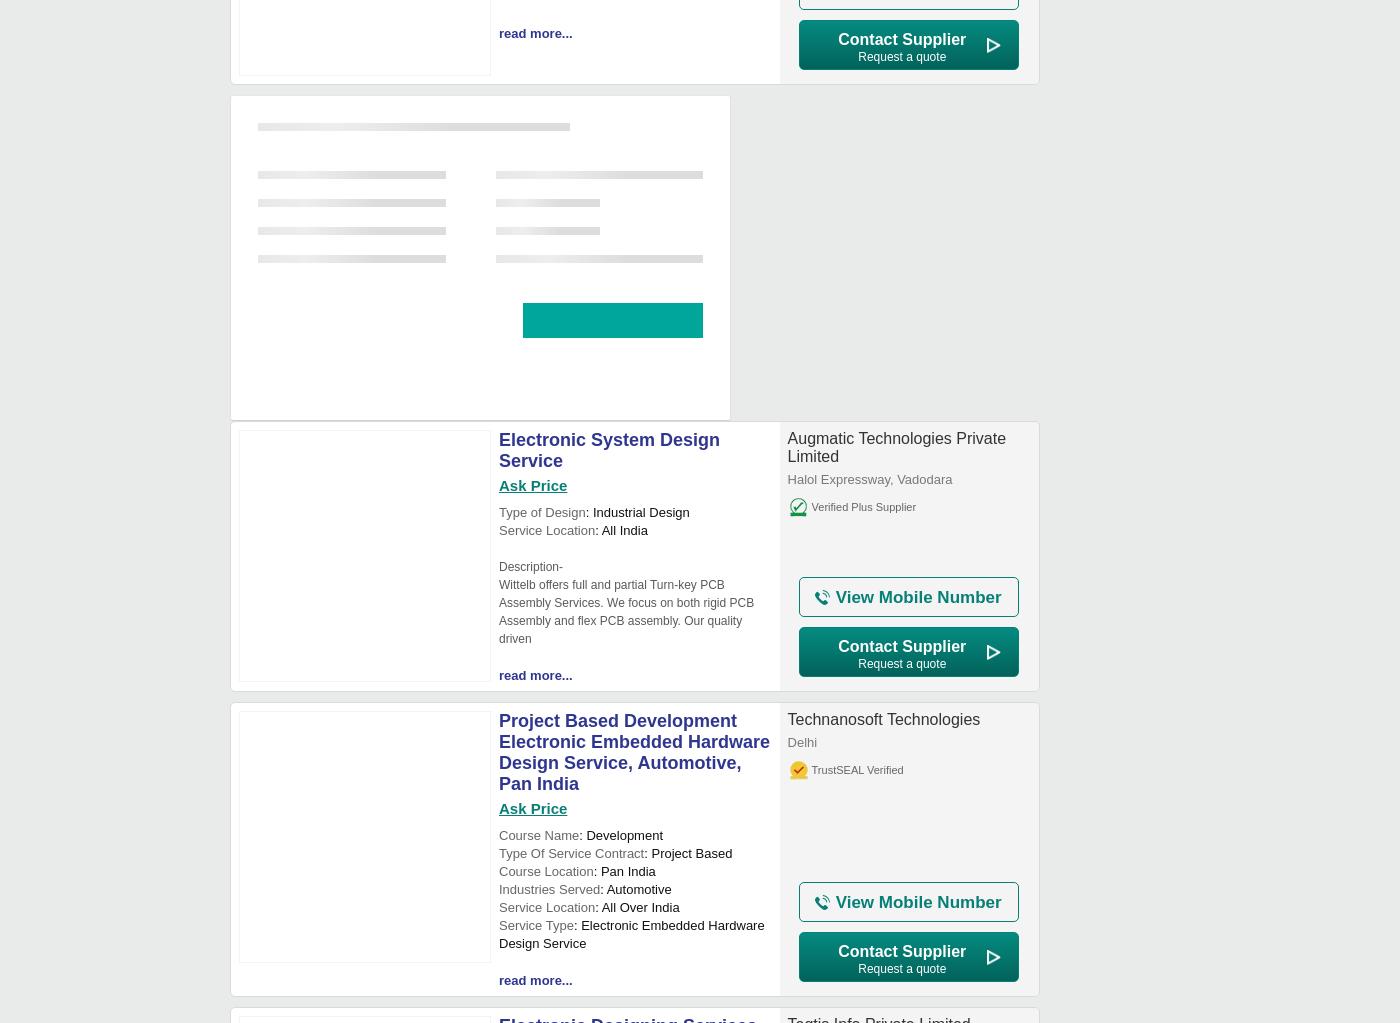 This screenshot has height=1023, width=1400. What do you see at coordinates (498, 924) in the screenshot?
I see `'Service Type'` at bounding box center [498, 924].